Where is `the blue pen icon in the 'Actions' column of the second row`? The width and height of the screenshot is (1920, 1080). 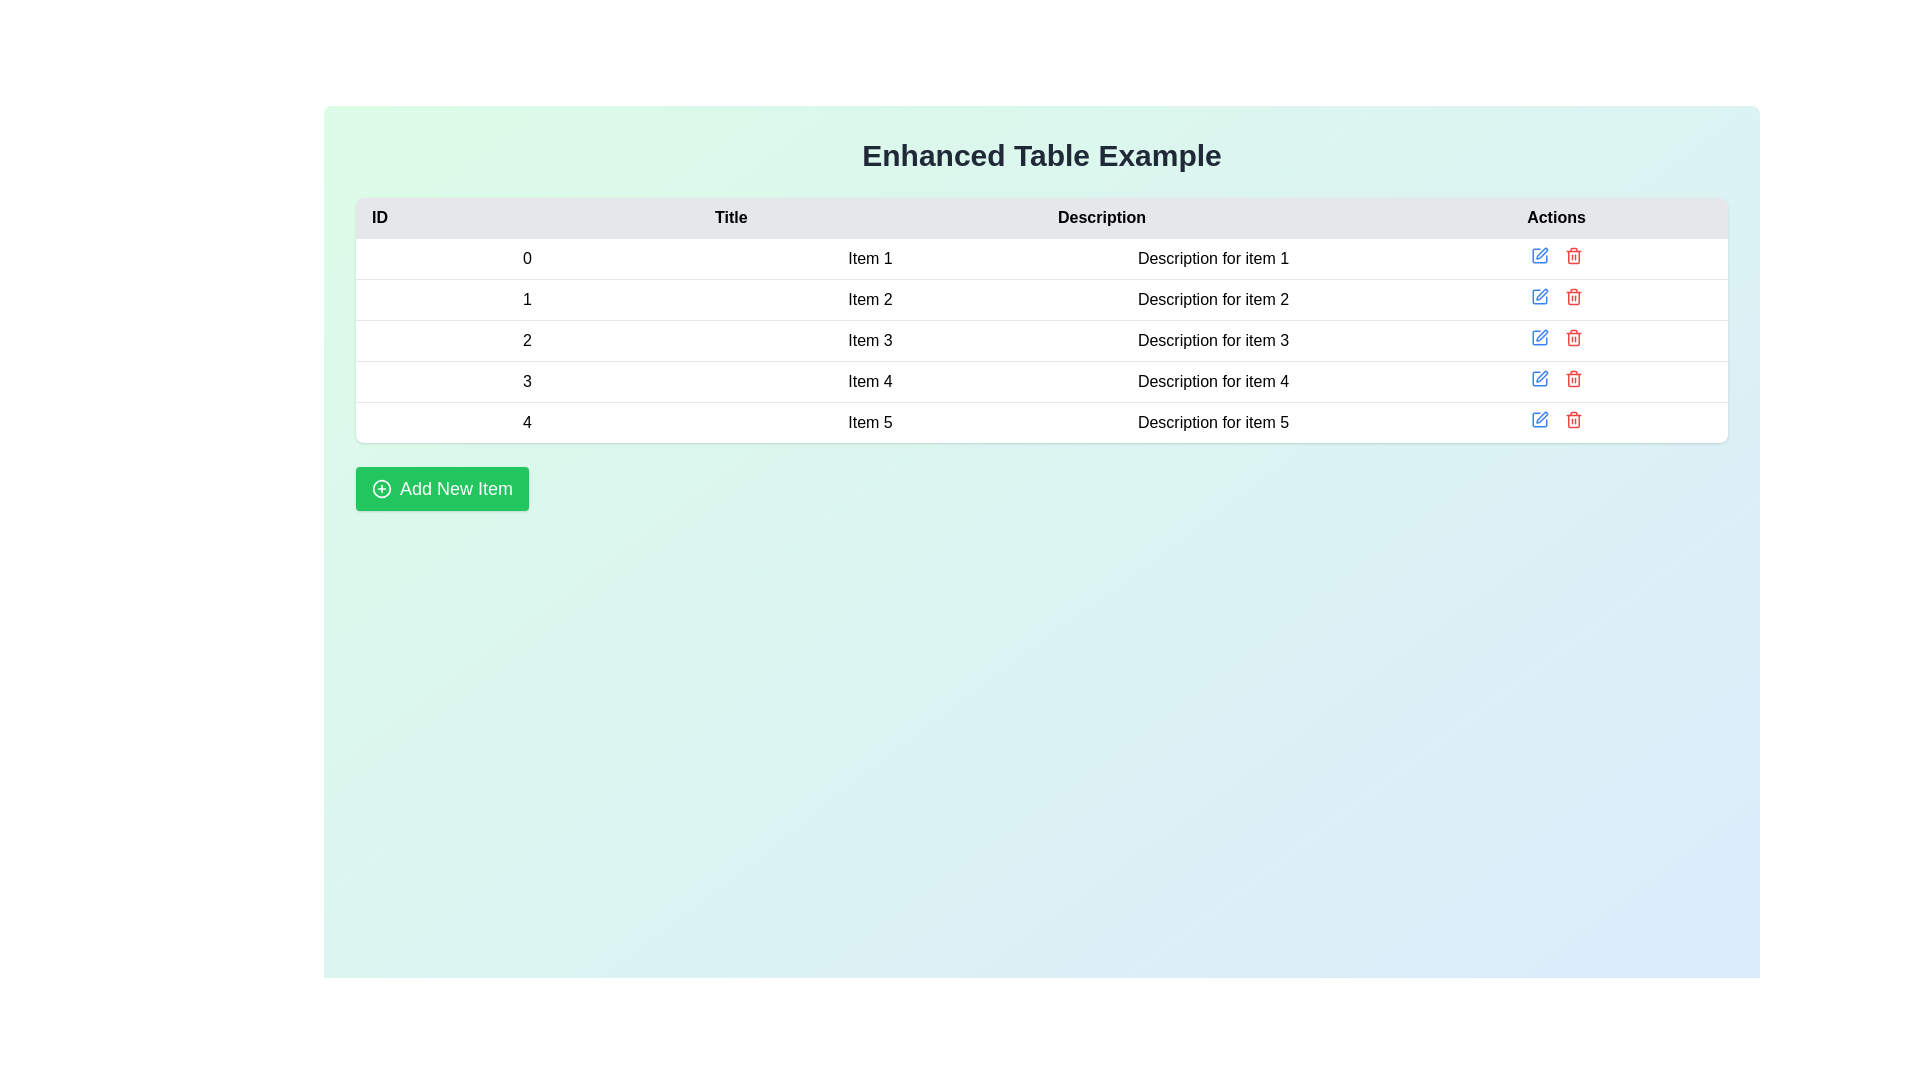 the blue pen icon in the 'Actions' column of the second row is located at coordinates (1538, 297).